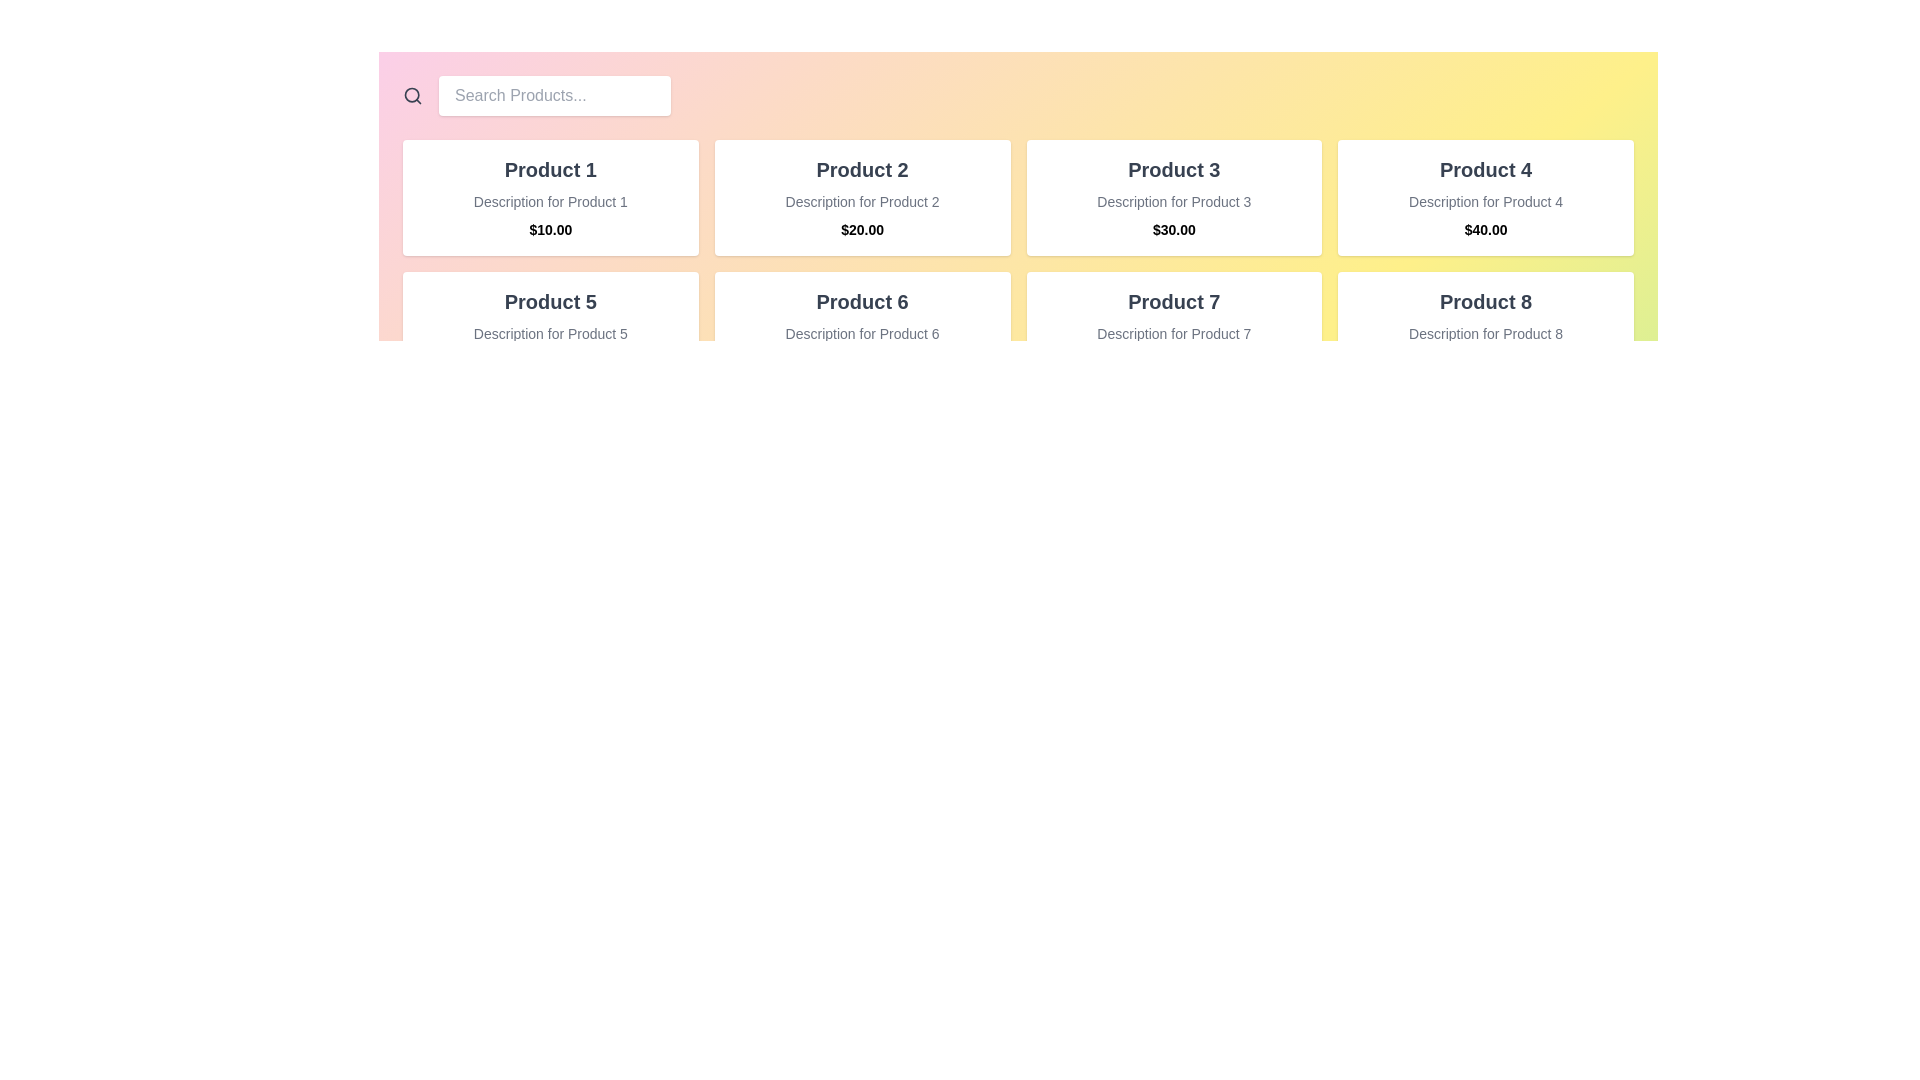  Describe the element at coordinates (550, 329) in the screenshot. I see `the Information card featuring the title 'Product 5', which is a rectangular white card with rounded corners, located in the second row and first column of the grid layout` at that location.